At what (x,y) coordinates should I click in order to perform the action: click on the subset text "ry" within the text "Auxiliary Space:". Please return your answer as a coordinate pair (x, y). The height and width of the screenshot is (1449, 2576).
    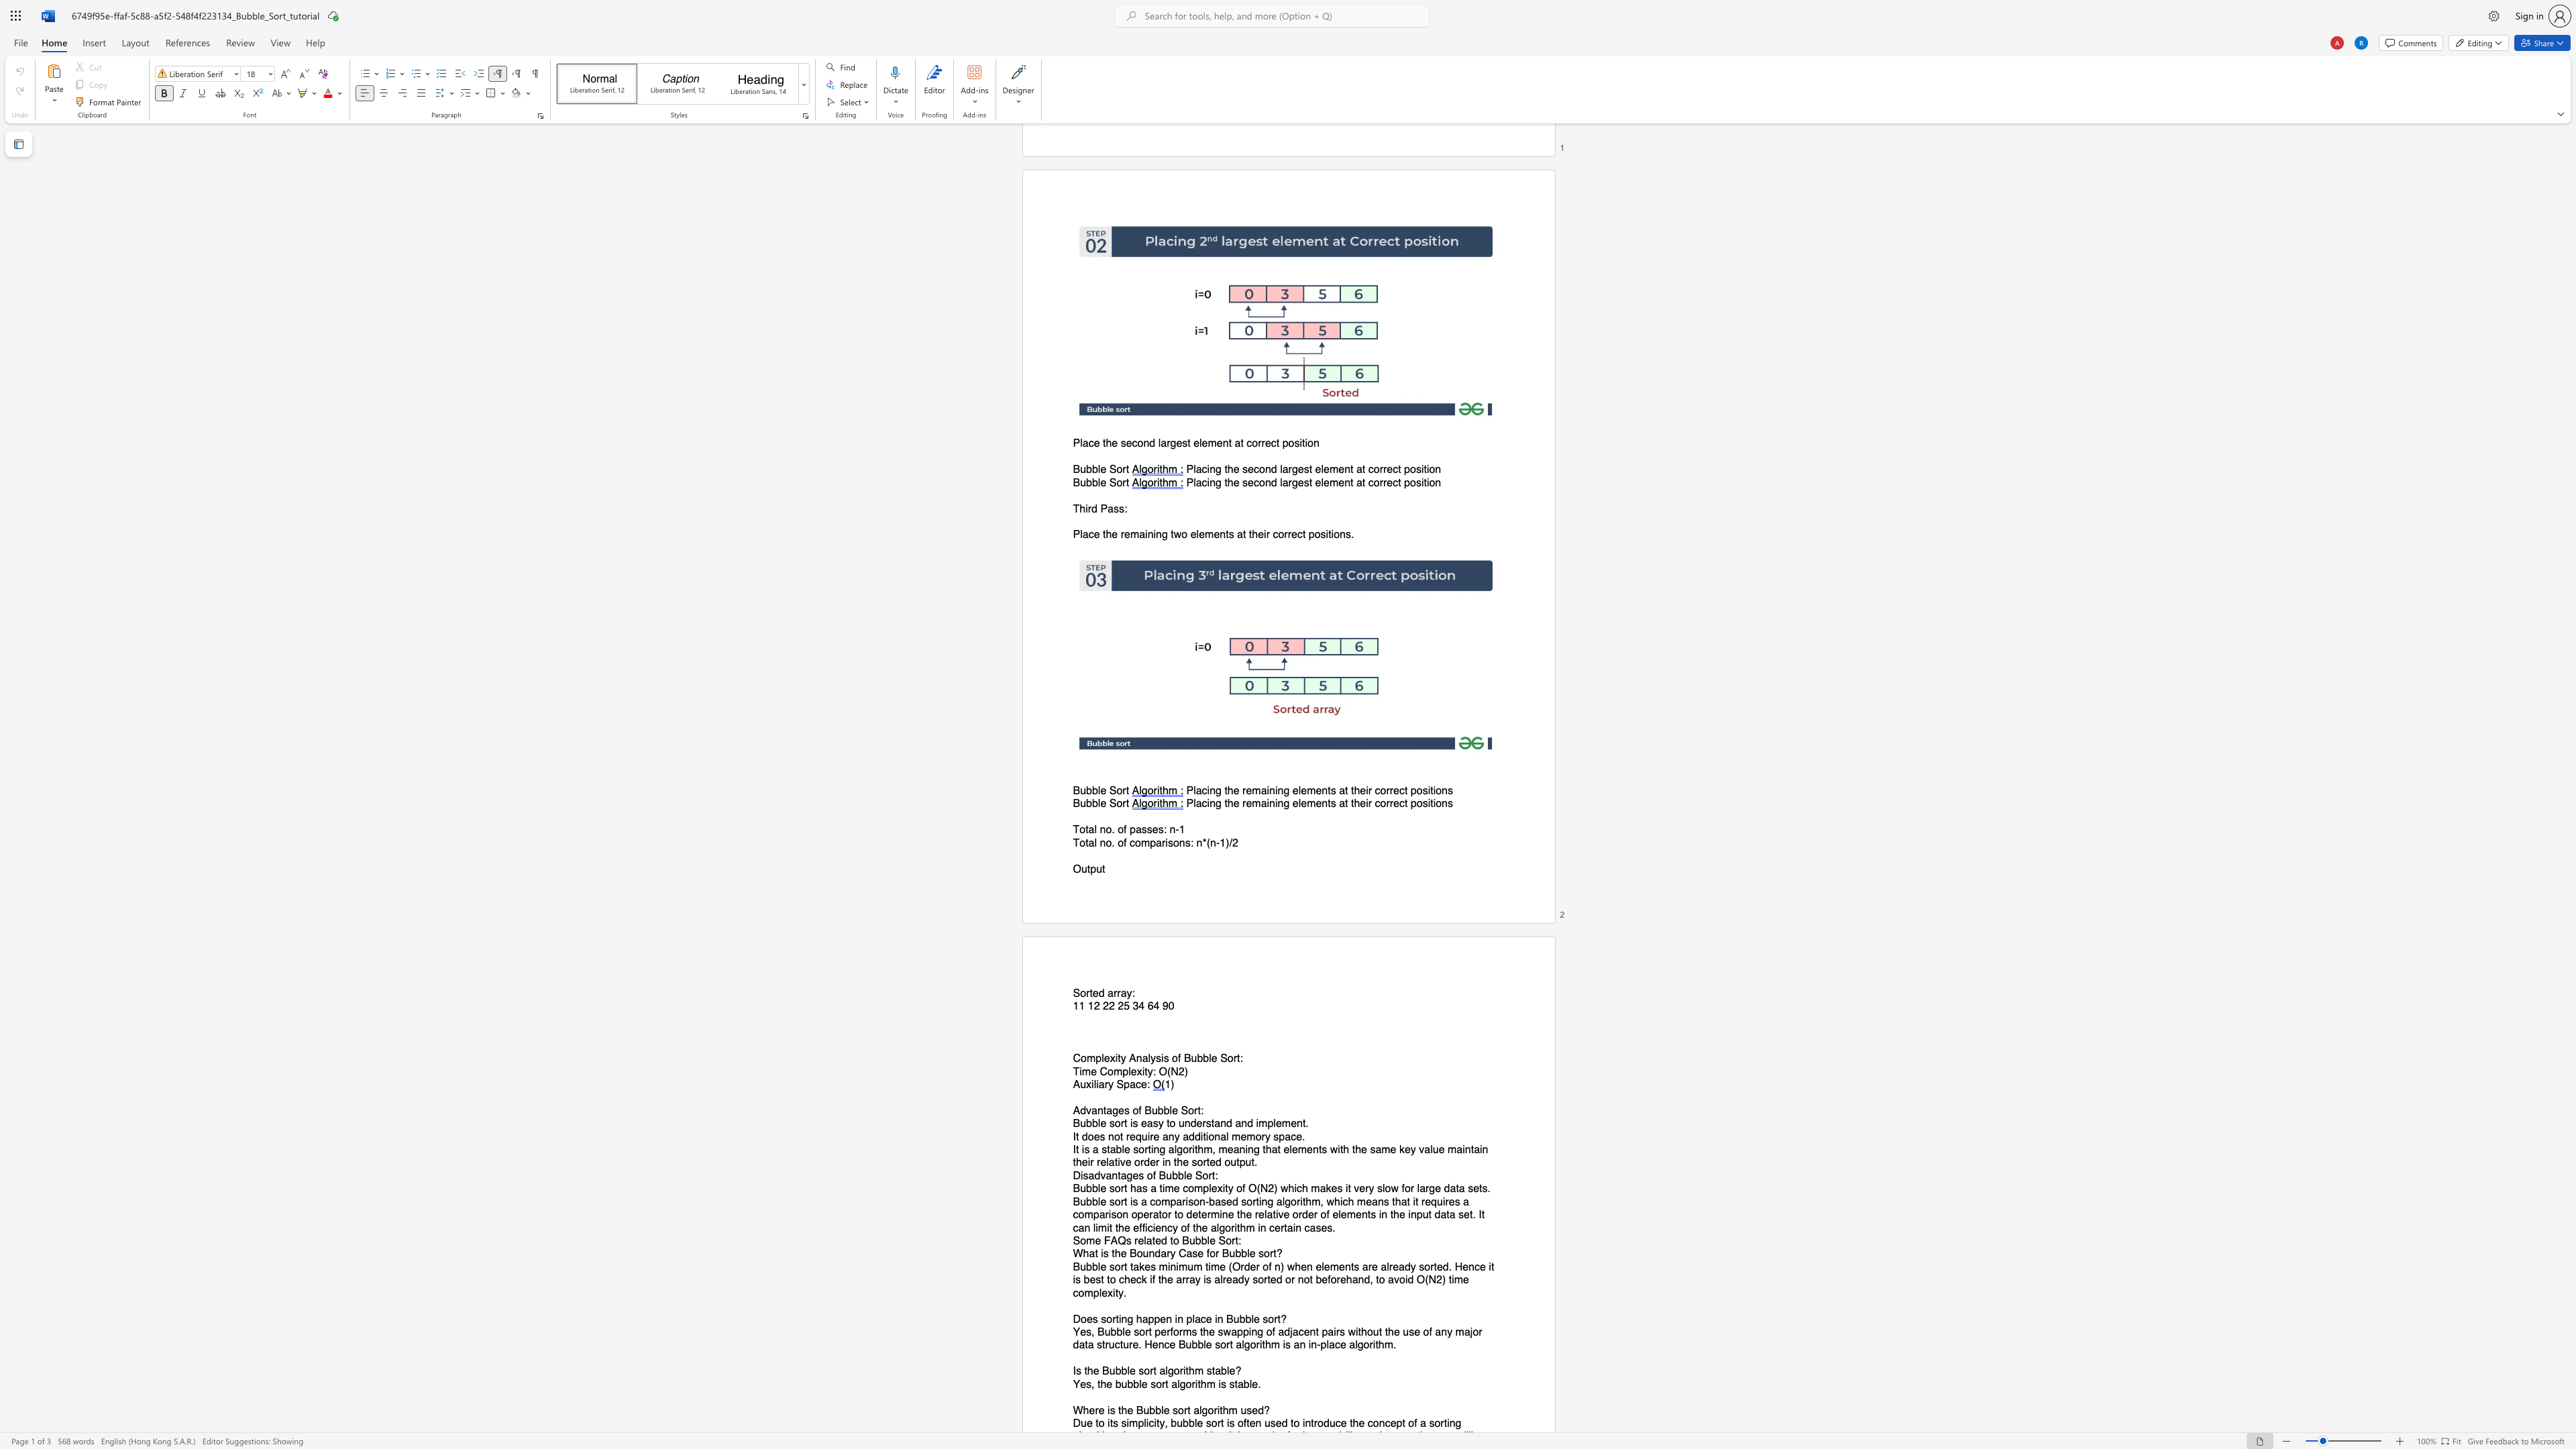
    Looking at the image, I should click on (1104, 1084).